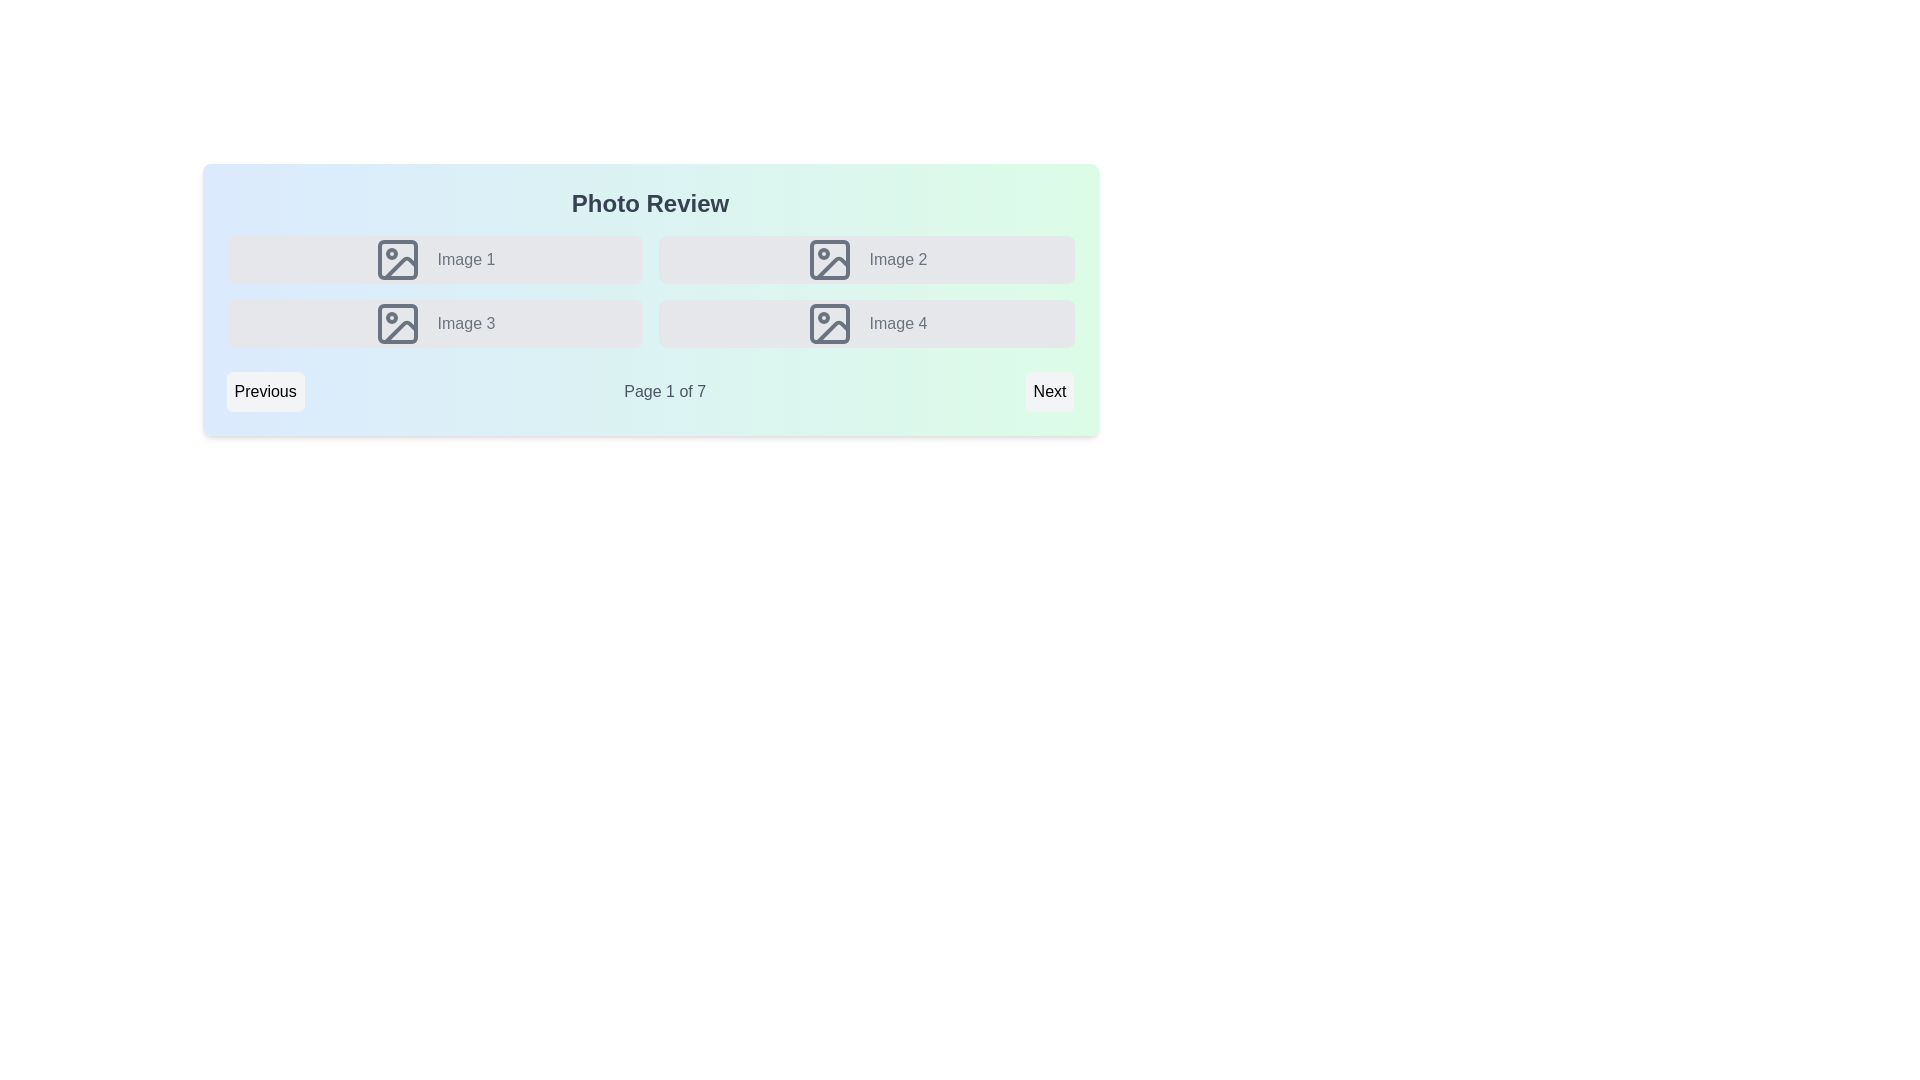  What do you see at coordinates (897, 323) in the screenshot?
I see `the text label located in the second row, second column of the grid layout within the 'Photo Review' section, which is directly to the right of the image icon` at bounding box center [897, 323].